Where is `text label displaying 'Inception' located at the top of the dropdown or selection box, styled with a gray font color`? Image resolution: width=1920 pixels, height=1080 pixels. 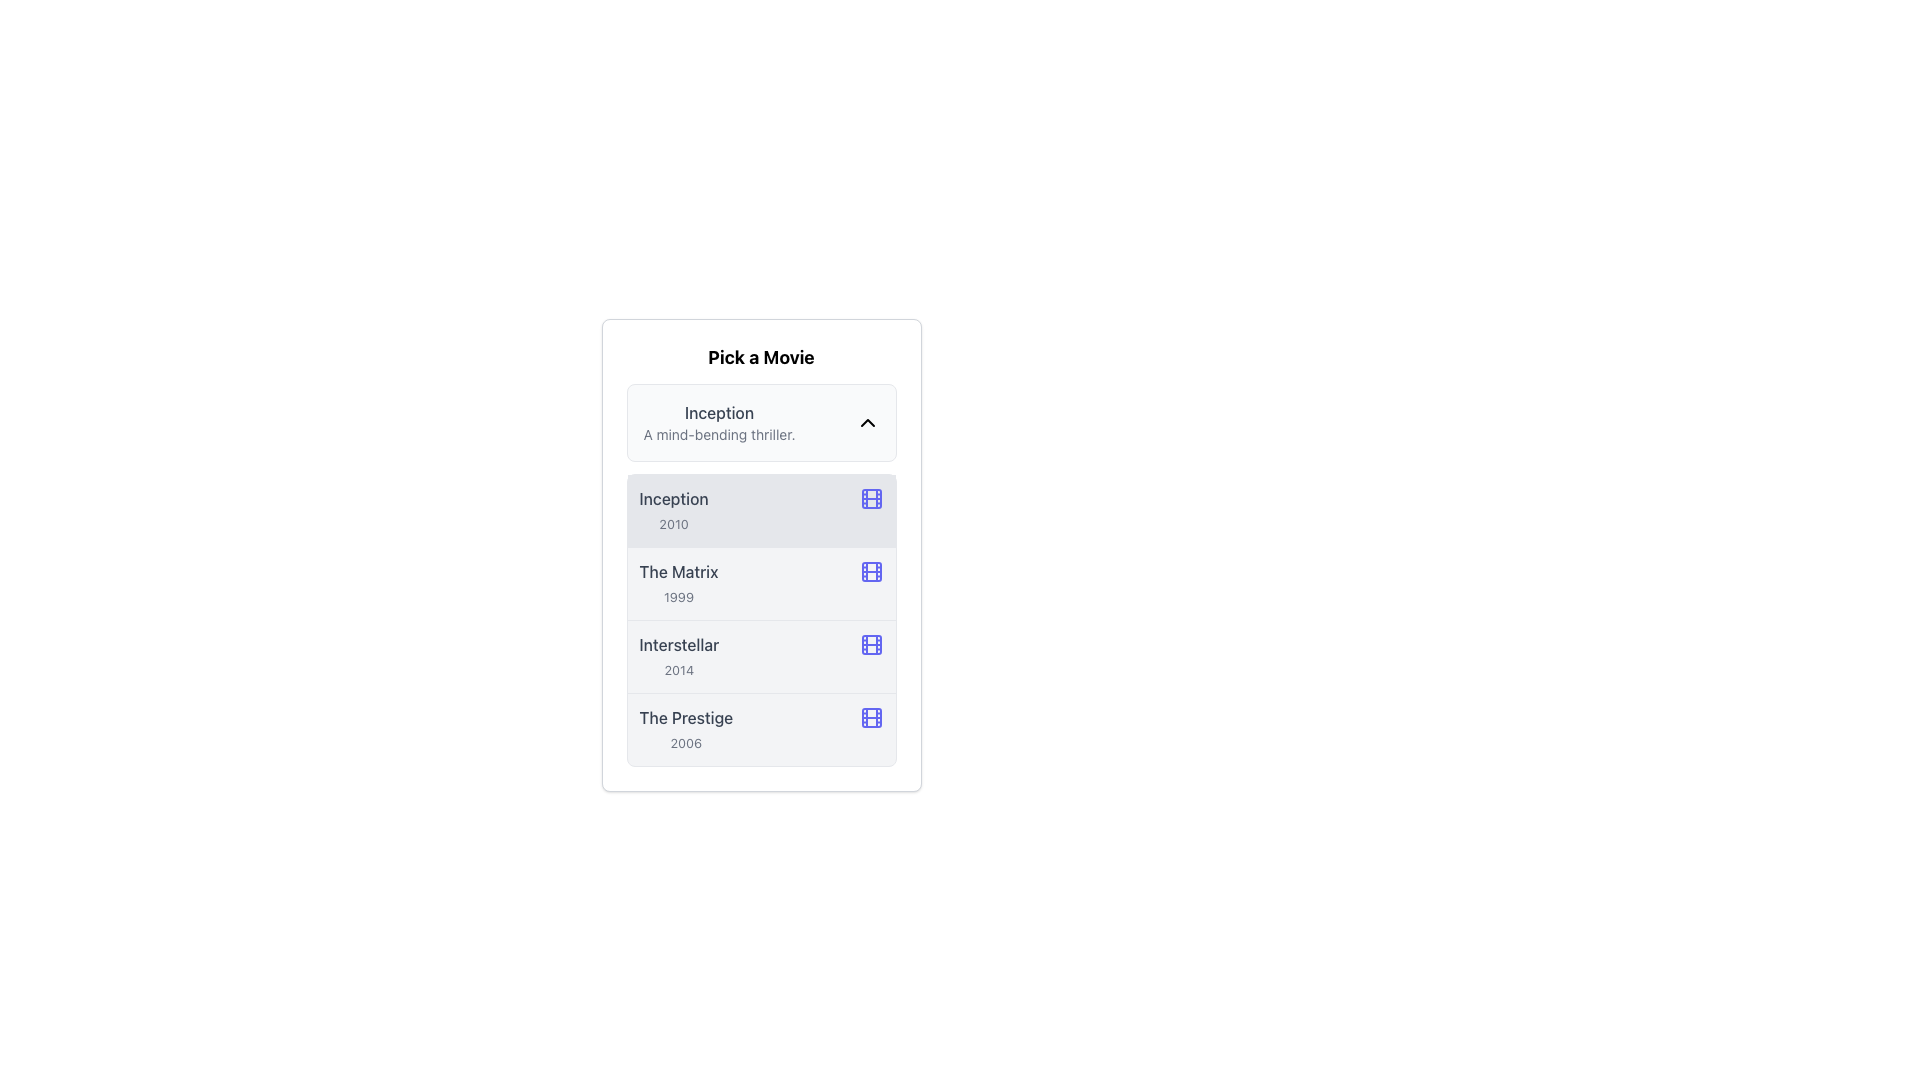
text label displaying 'Inception' located at the top of the dropdown or selection box, styled with a gray font color is located at coordinates (719, 411).